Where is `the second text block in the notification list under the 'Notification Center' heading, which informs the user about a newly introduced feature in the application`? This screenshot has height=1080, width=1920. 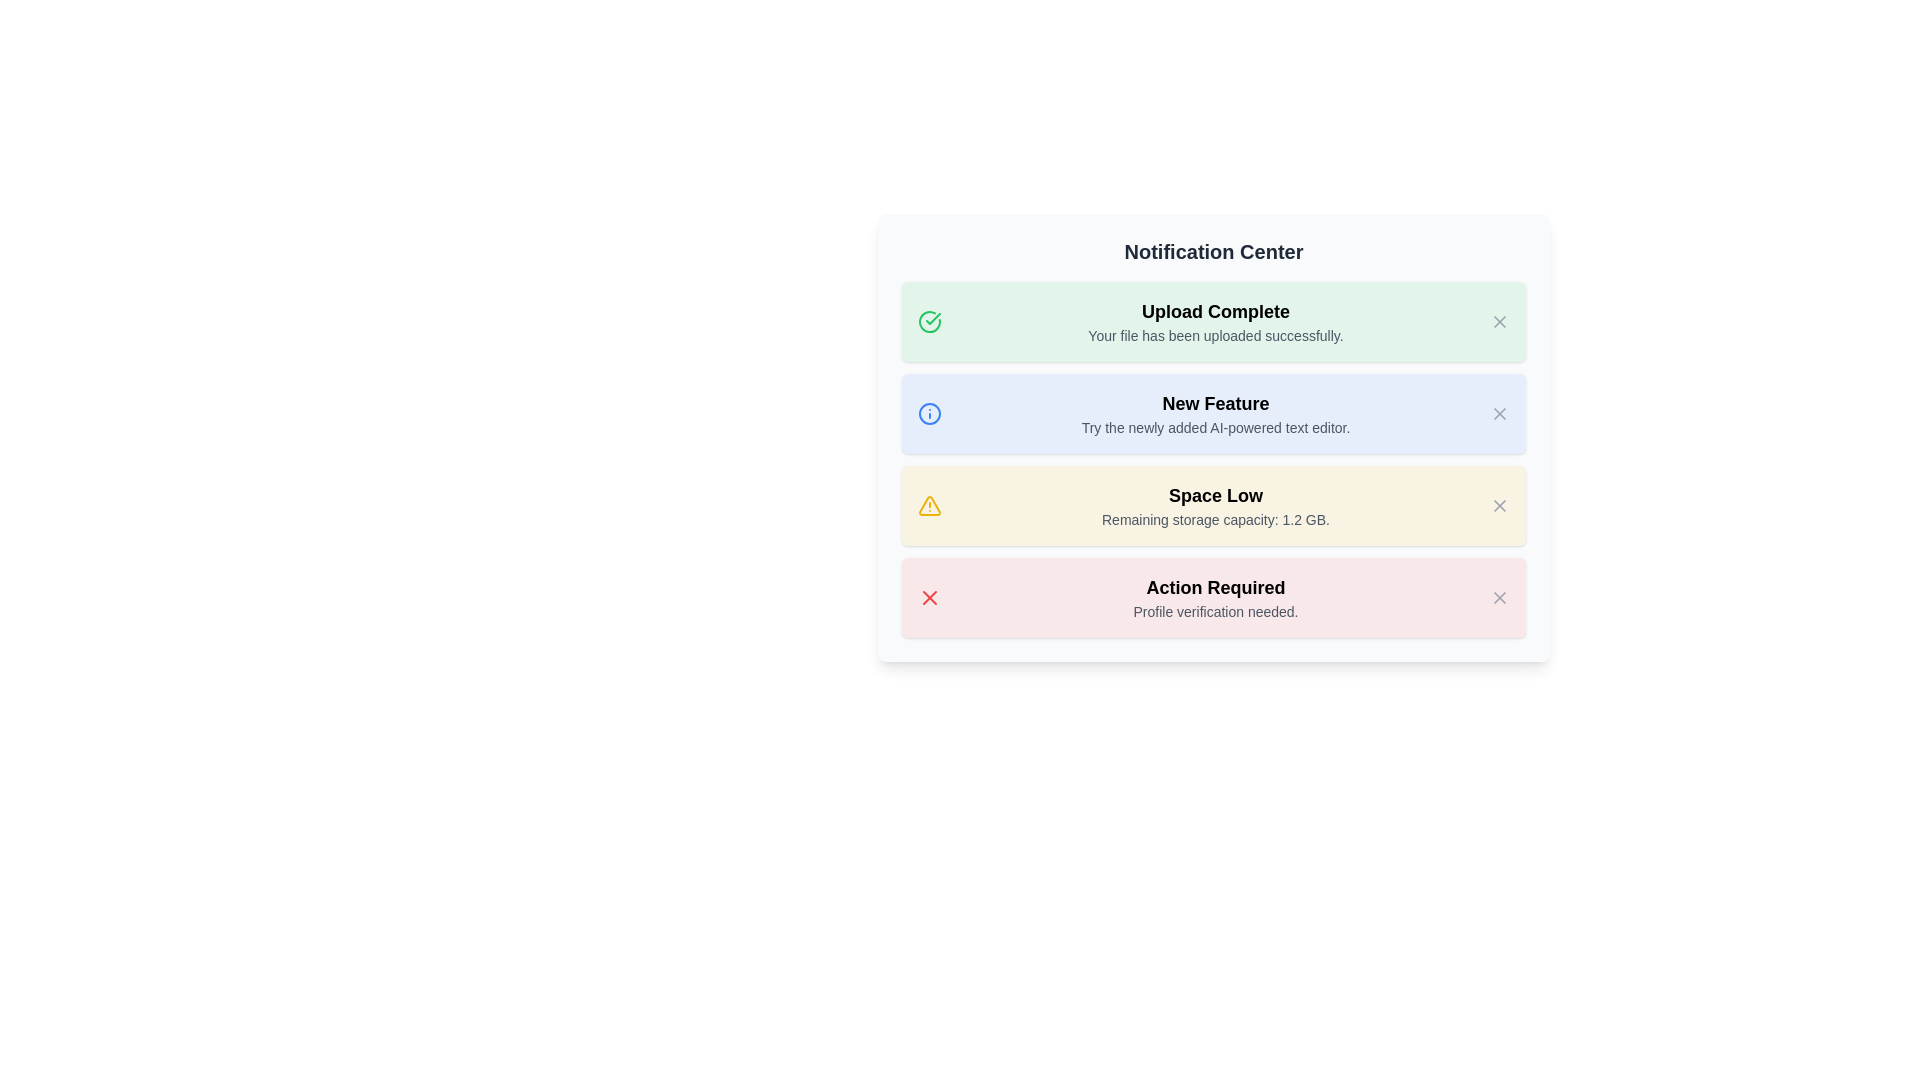
the second text block in the notification list under the 'Notification Center' heading, which informs the user about a newly introduced feature in the application is located at coordinates (1214, 412).